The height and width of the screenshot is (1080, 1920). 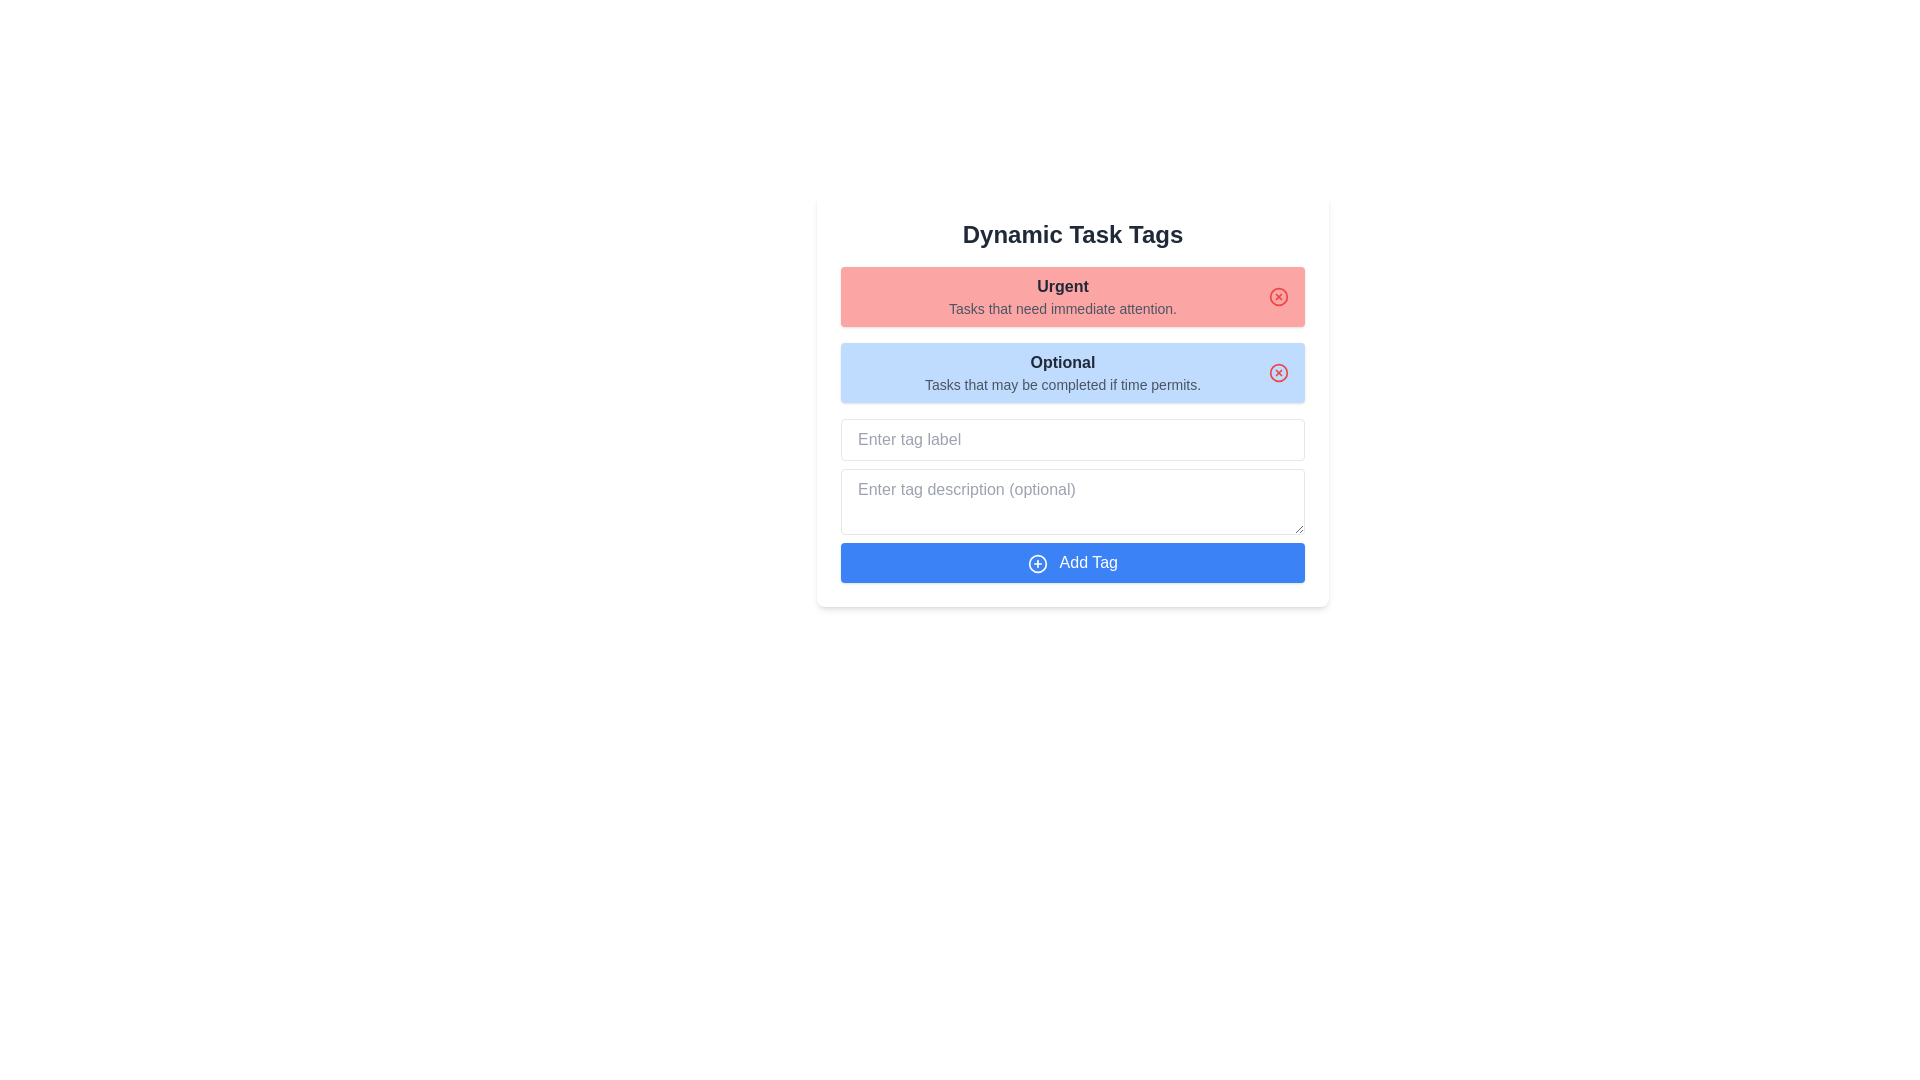 I want to click on bold, dark gray text element labeled 'Optional', which is styled with a larger font size and is centered in a light blue background, to determine its styles or text value, so click(x=1061, y=362).